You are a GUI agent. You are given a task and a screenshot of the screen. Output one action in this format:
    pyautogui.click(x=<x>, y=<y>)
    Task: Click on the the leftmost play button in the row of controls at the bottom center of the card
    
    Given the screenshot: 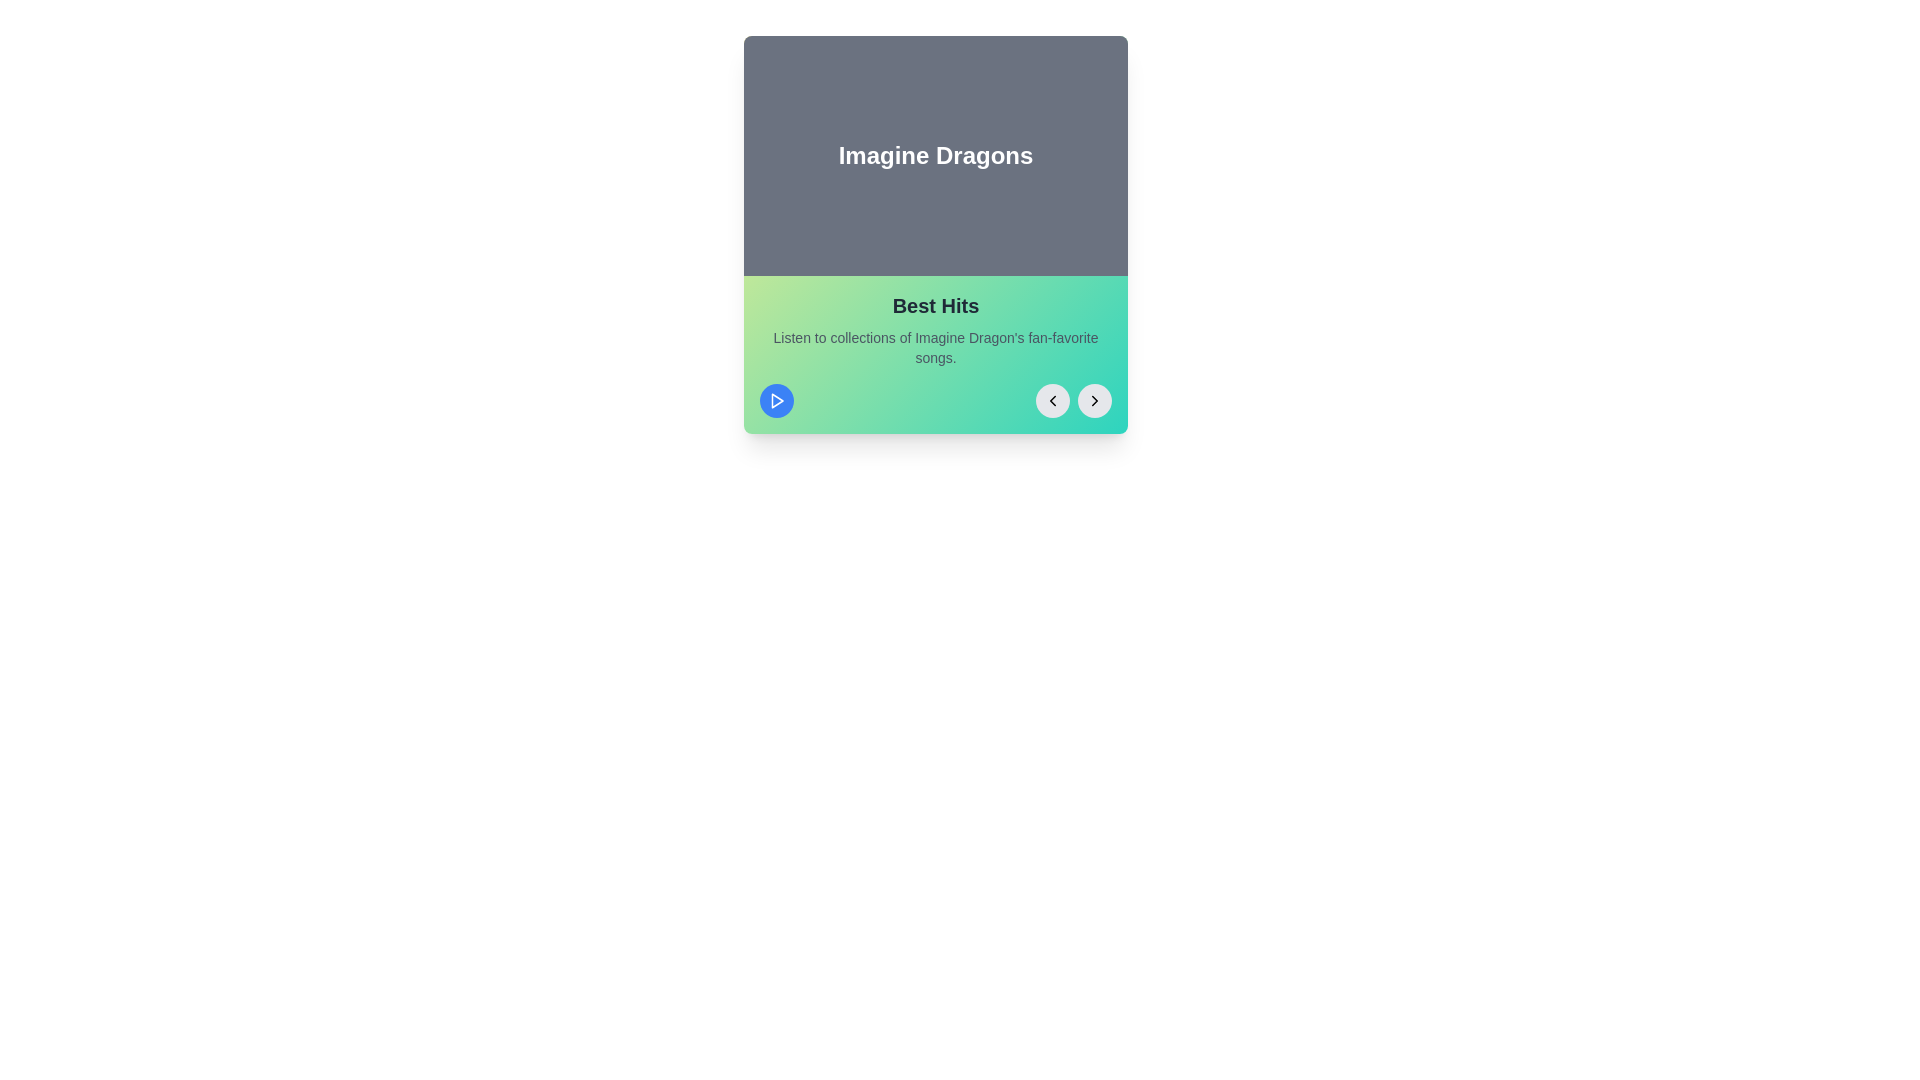 What is the action you would take?
    pyautogui.click(x=776, y=401)
    